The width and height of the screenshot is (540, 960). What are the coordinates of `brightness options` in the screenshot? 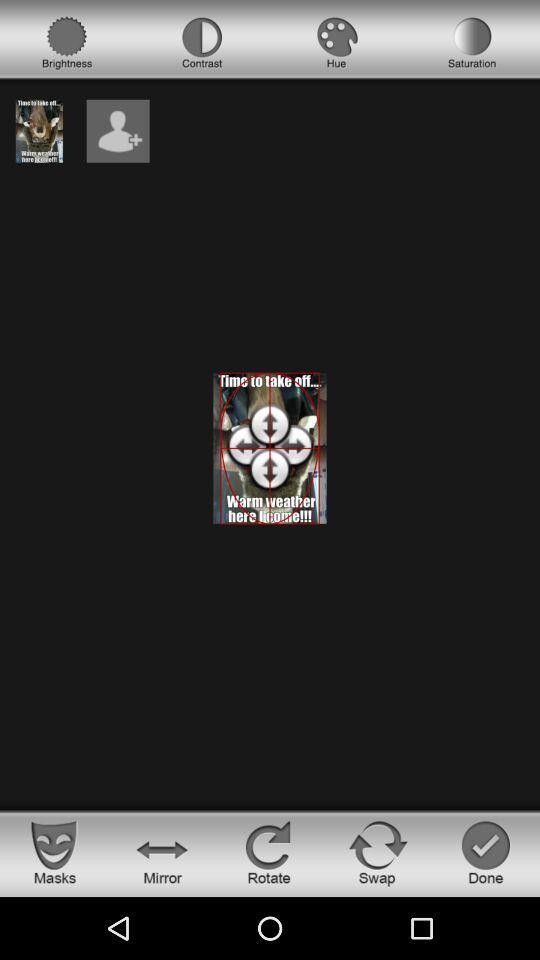 It's located at (67, 42).